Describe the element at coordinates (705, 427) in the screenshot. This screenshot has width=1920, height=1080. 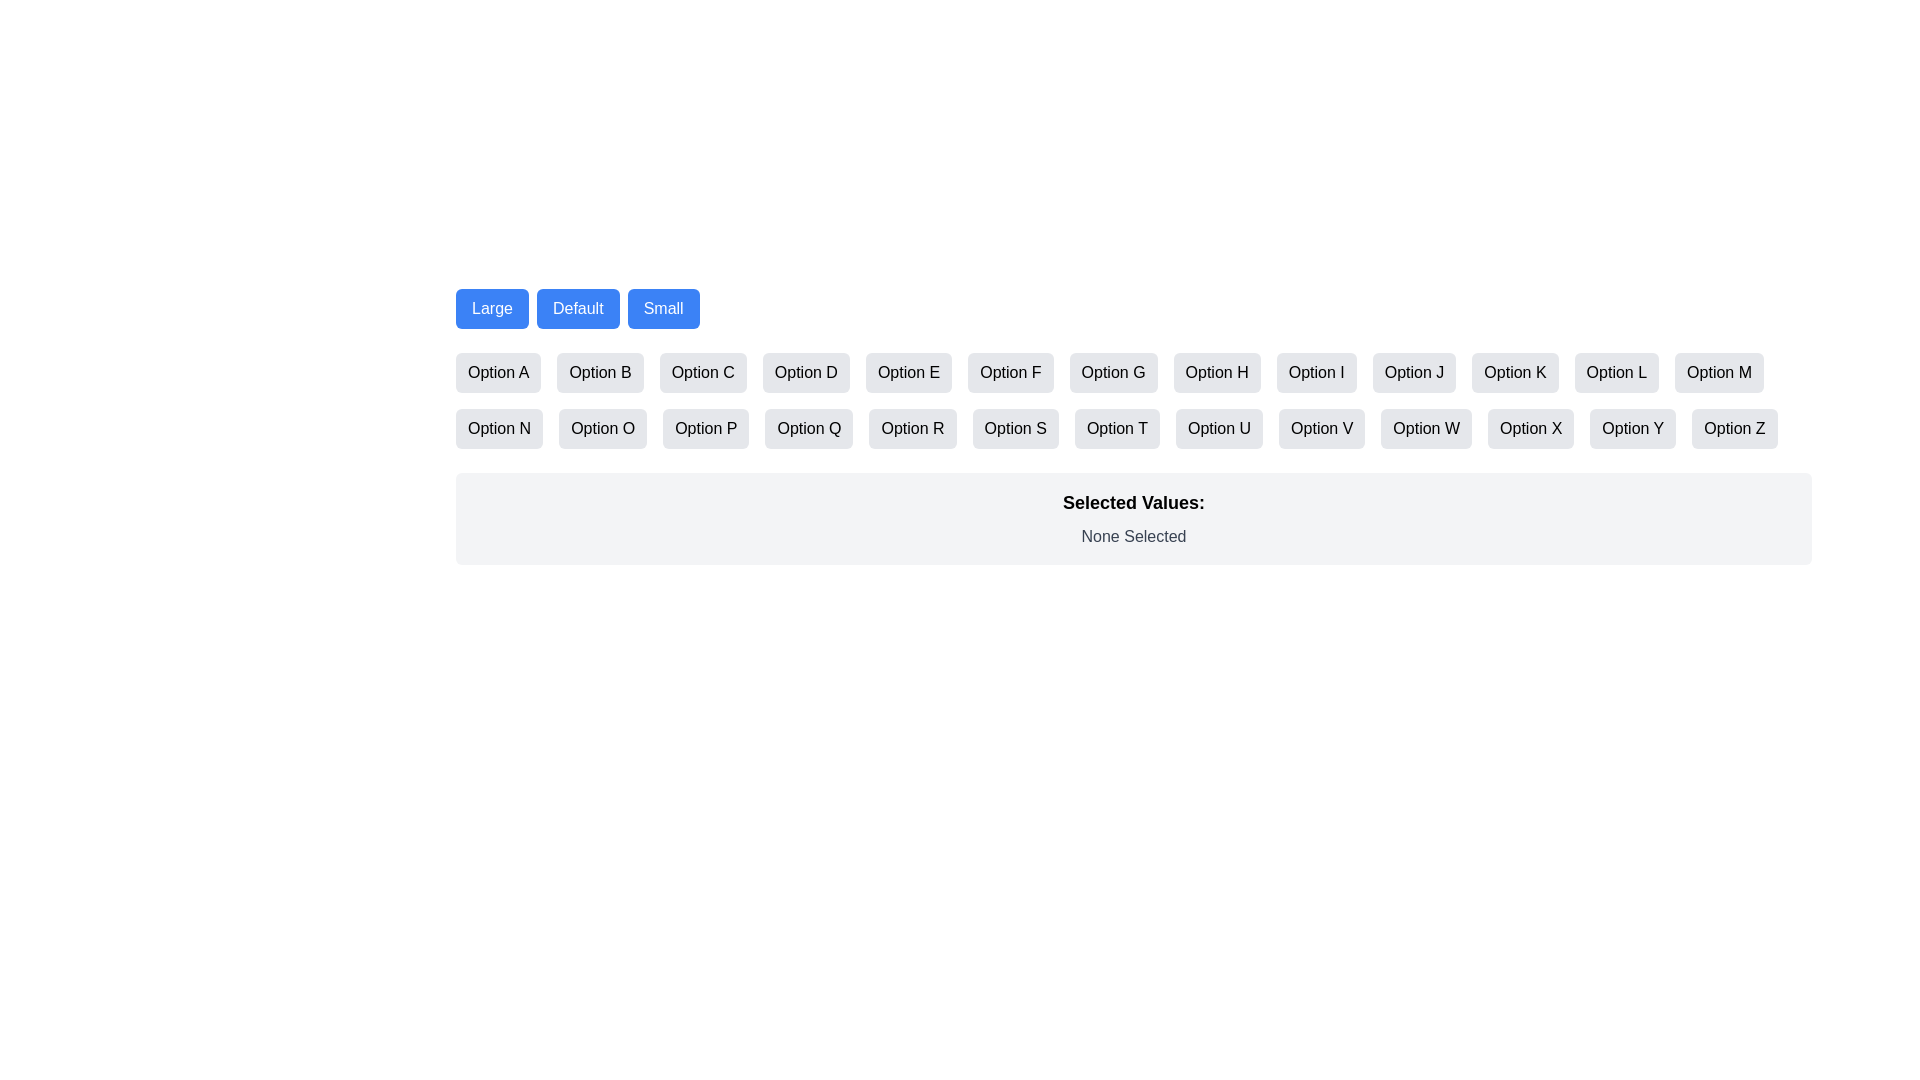
I see `the button labeled 'Option P' which is the third button from the left in the second row of a grid layout below the blue buttons labeled 'Large', 'Default', and 'Small'` at that location.